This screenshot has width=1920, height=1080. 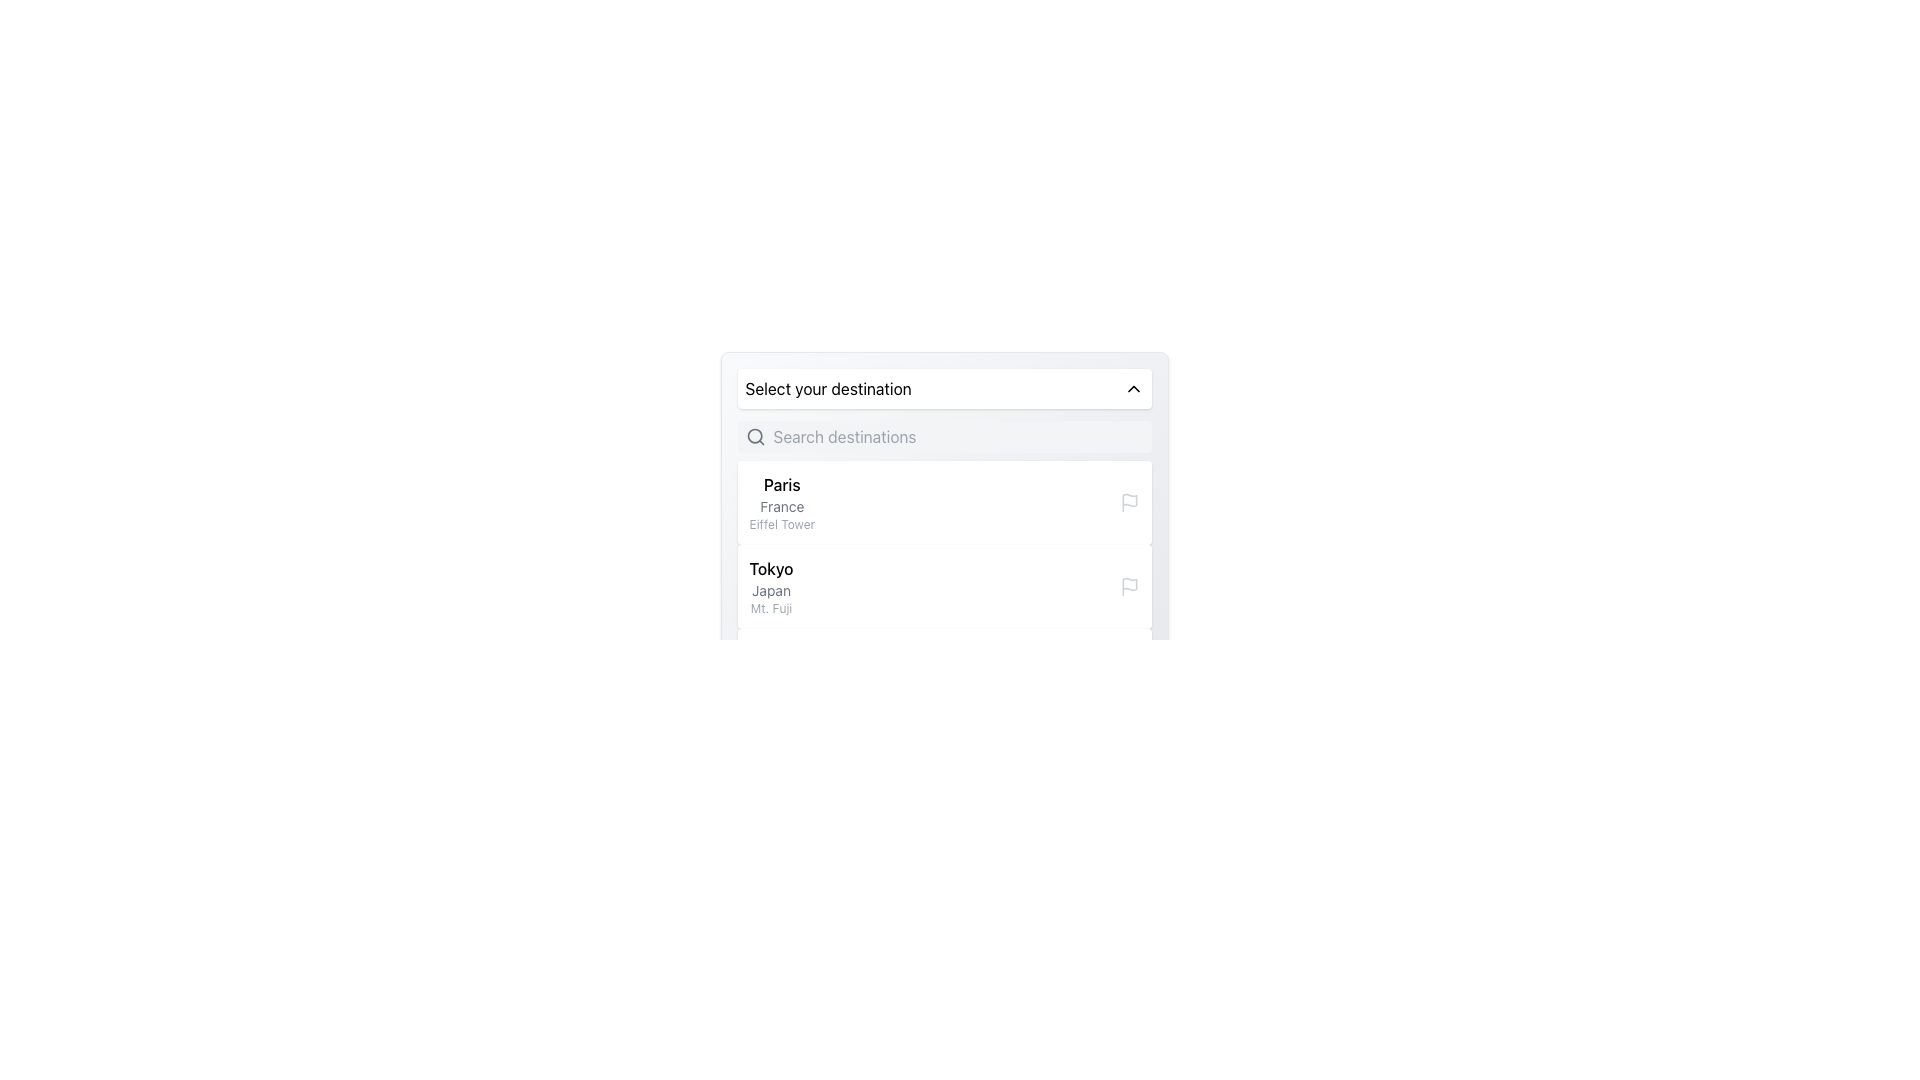 What do you see at coordinates (1129, 585) in the screenshot?
I see `the minimalist light gray flag icon located to the far right side of the 'Tokyo' row, which is vertically aligned with the text content of that row` at bounding box center [1129, 585].